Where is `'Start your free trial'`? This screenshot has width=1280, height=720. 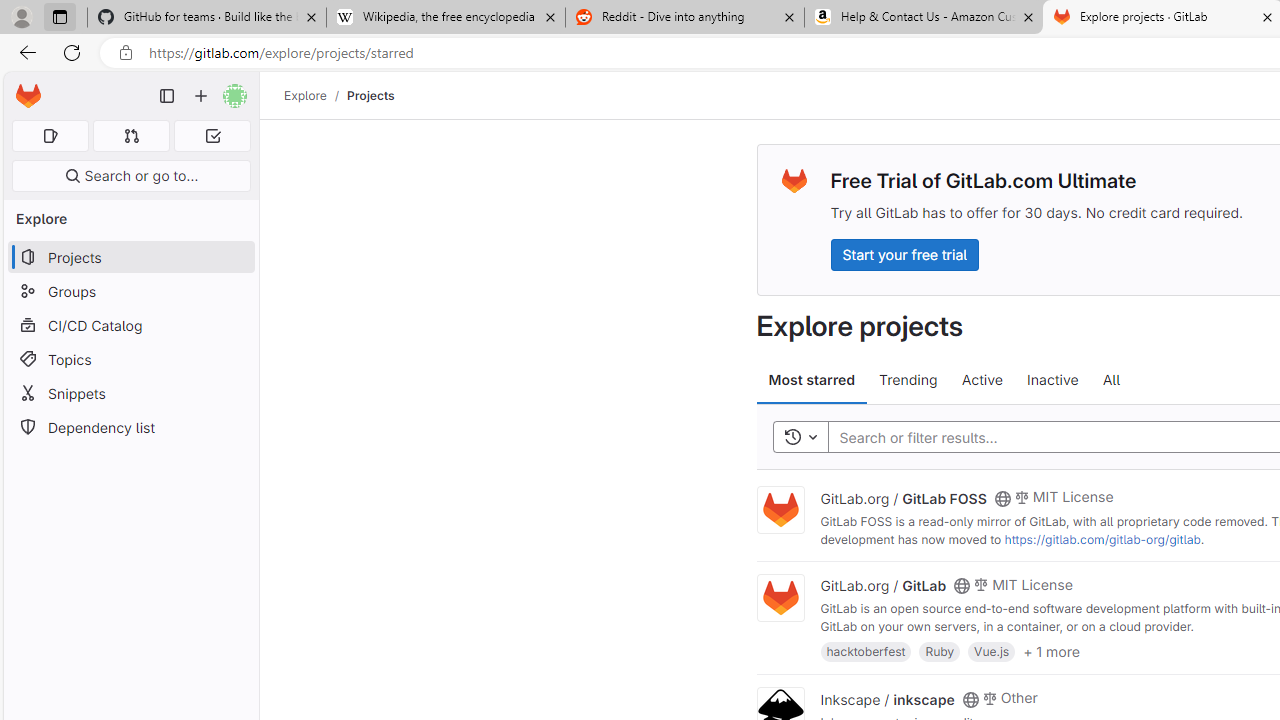
'Start your free trial' is located at coordinates (903, 253).